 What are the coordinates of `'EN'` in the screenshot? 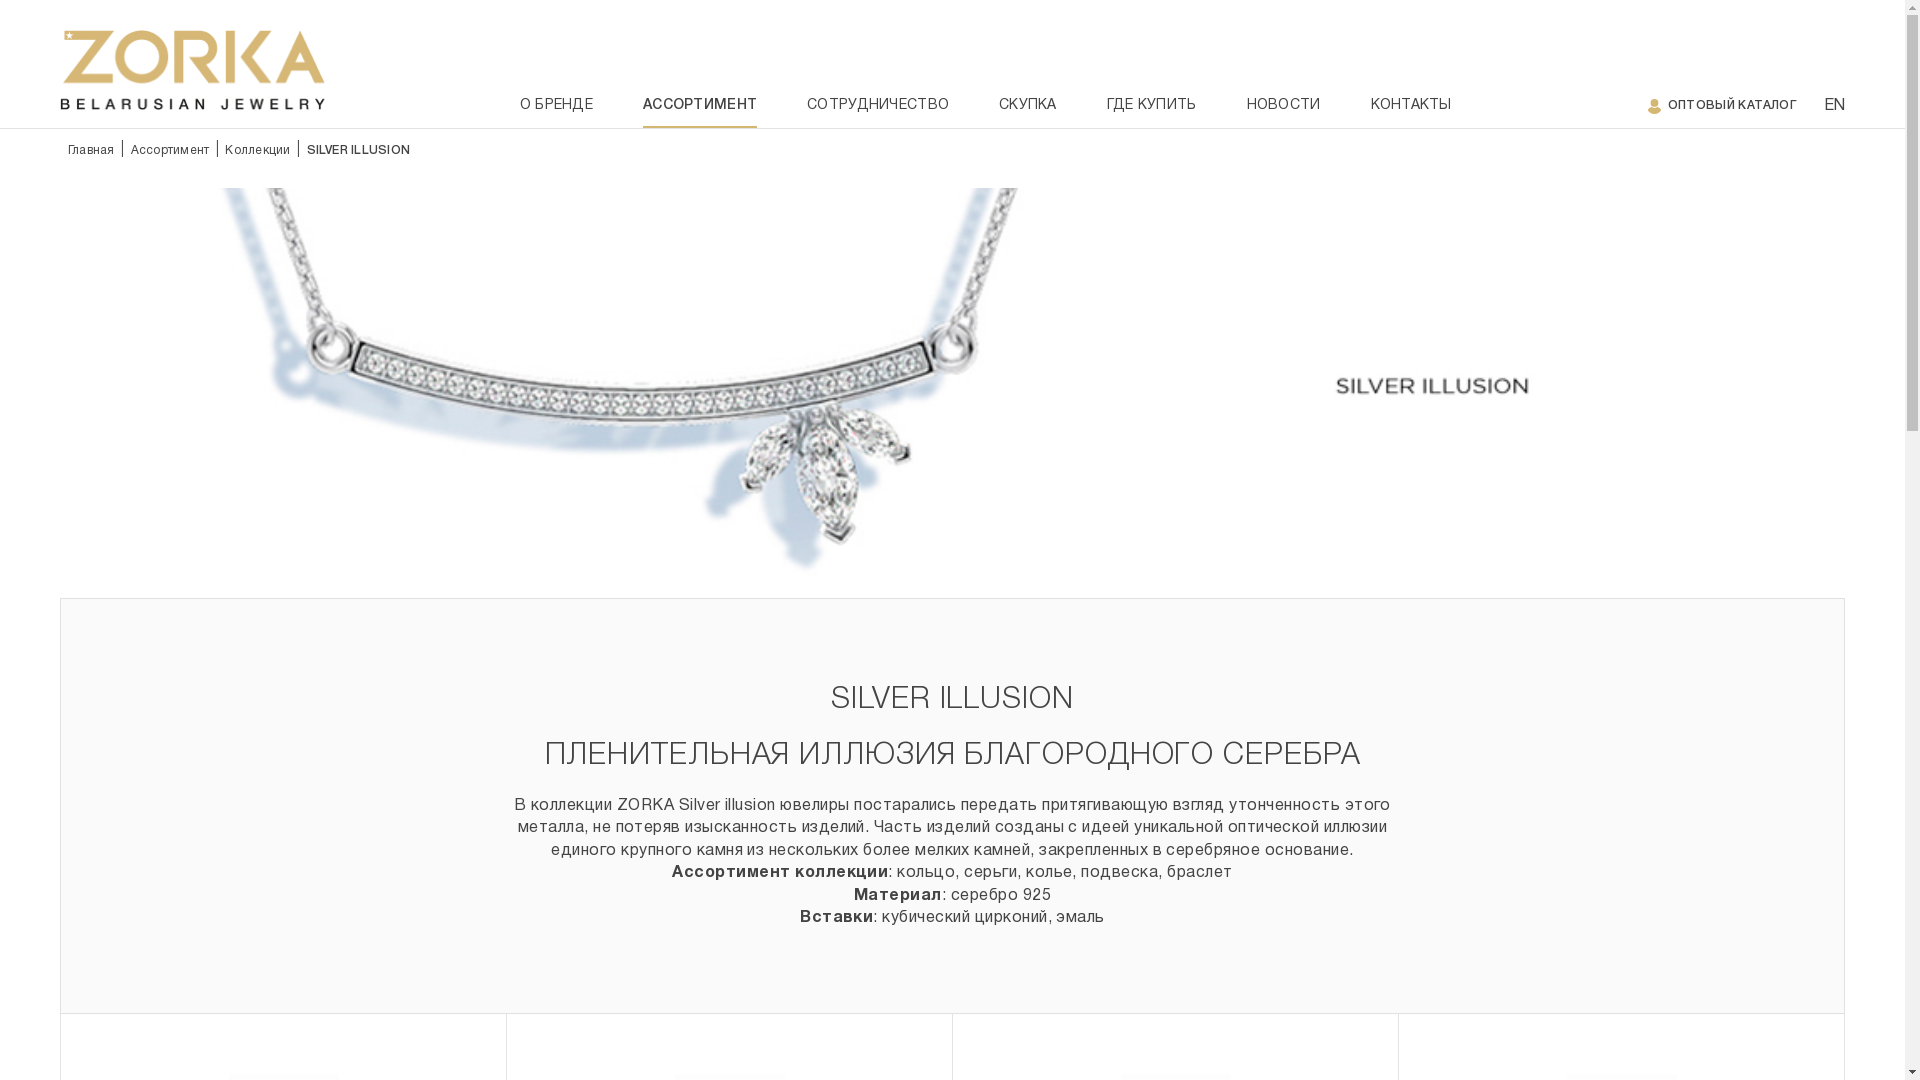 It's located at (1834, 105).